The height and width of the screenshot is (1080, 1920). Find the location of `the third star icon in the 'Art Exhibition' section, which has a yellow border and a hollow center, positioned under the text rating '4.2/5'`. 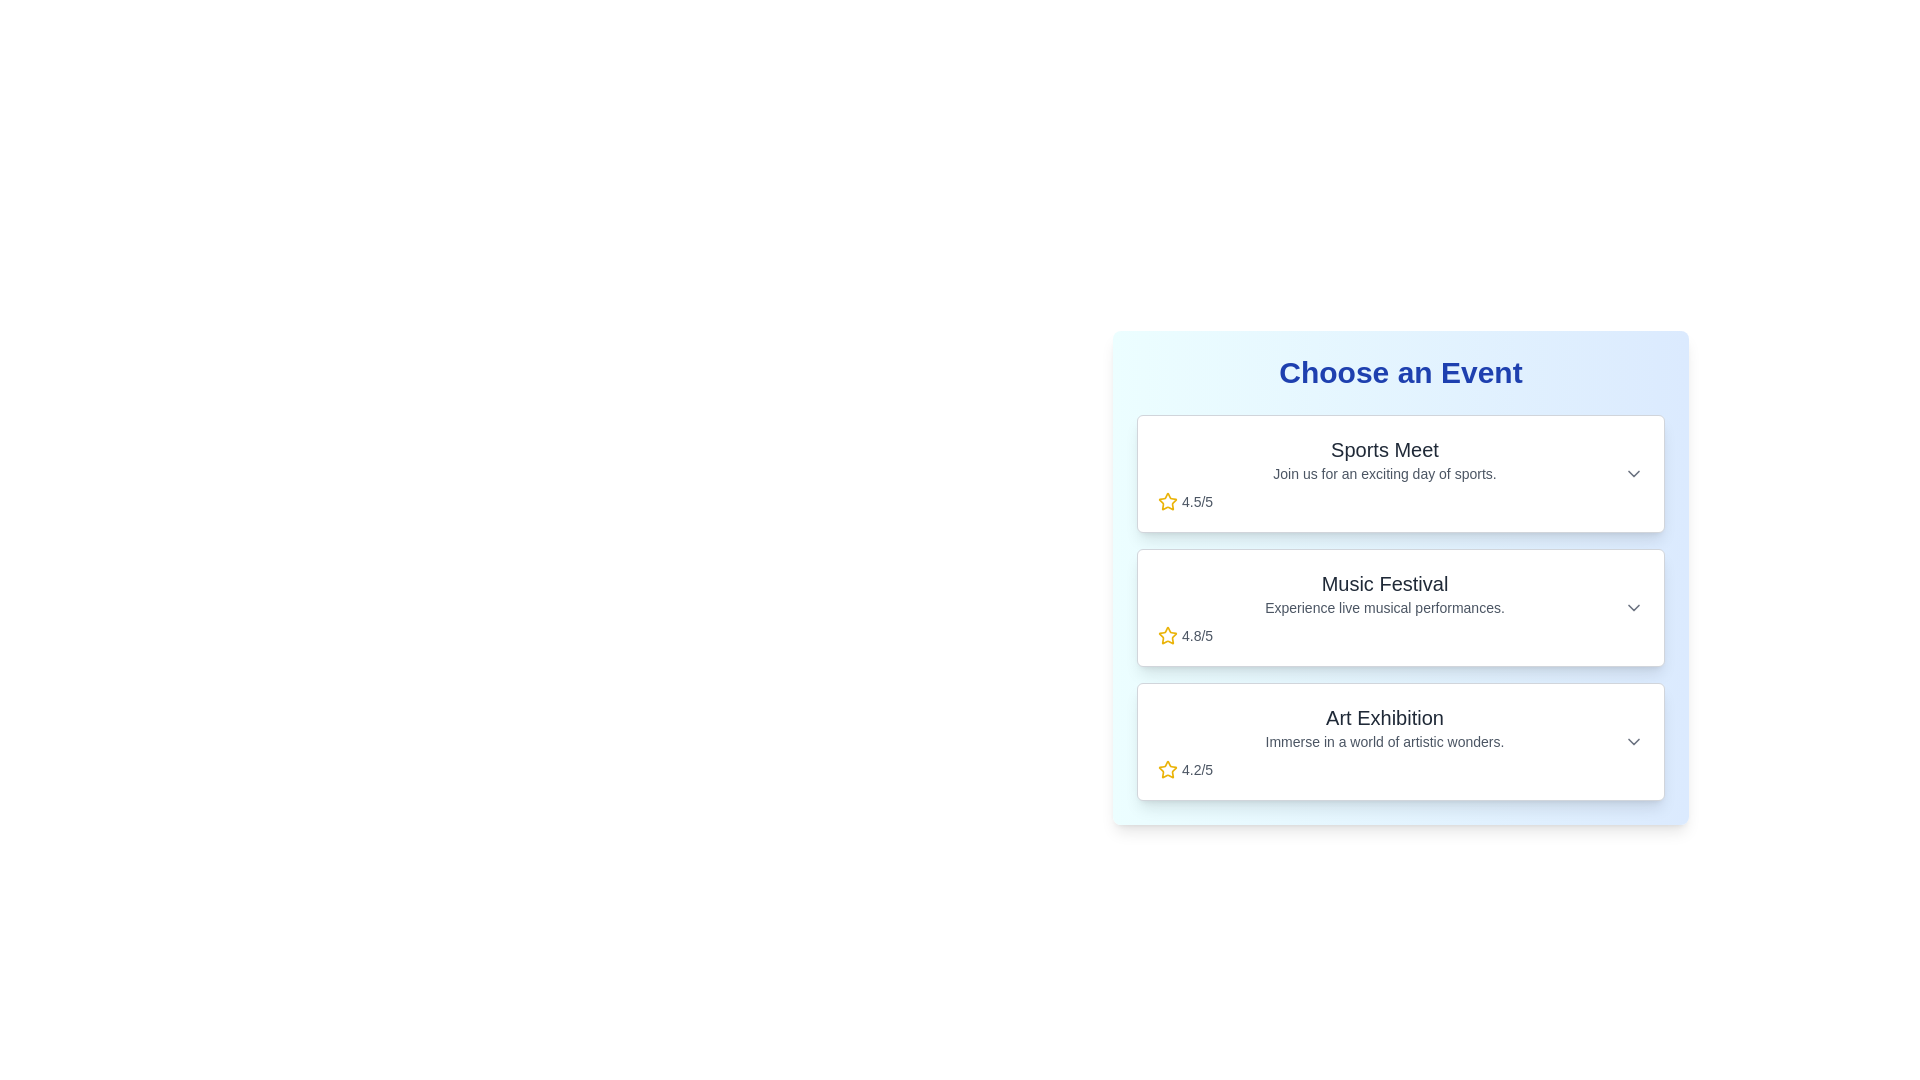

the third star icon in the 'Art Exhibition' section, which has a yellow border and a hollow center, positioned under the text rating '4.2/5' is located at coordinates (1167, 768).